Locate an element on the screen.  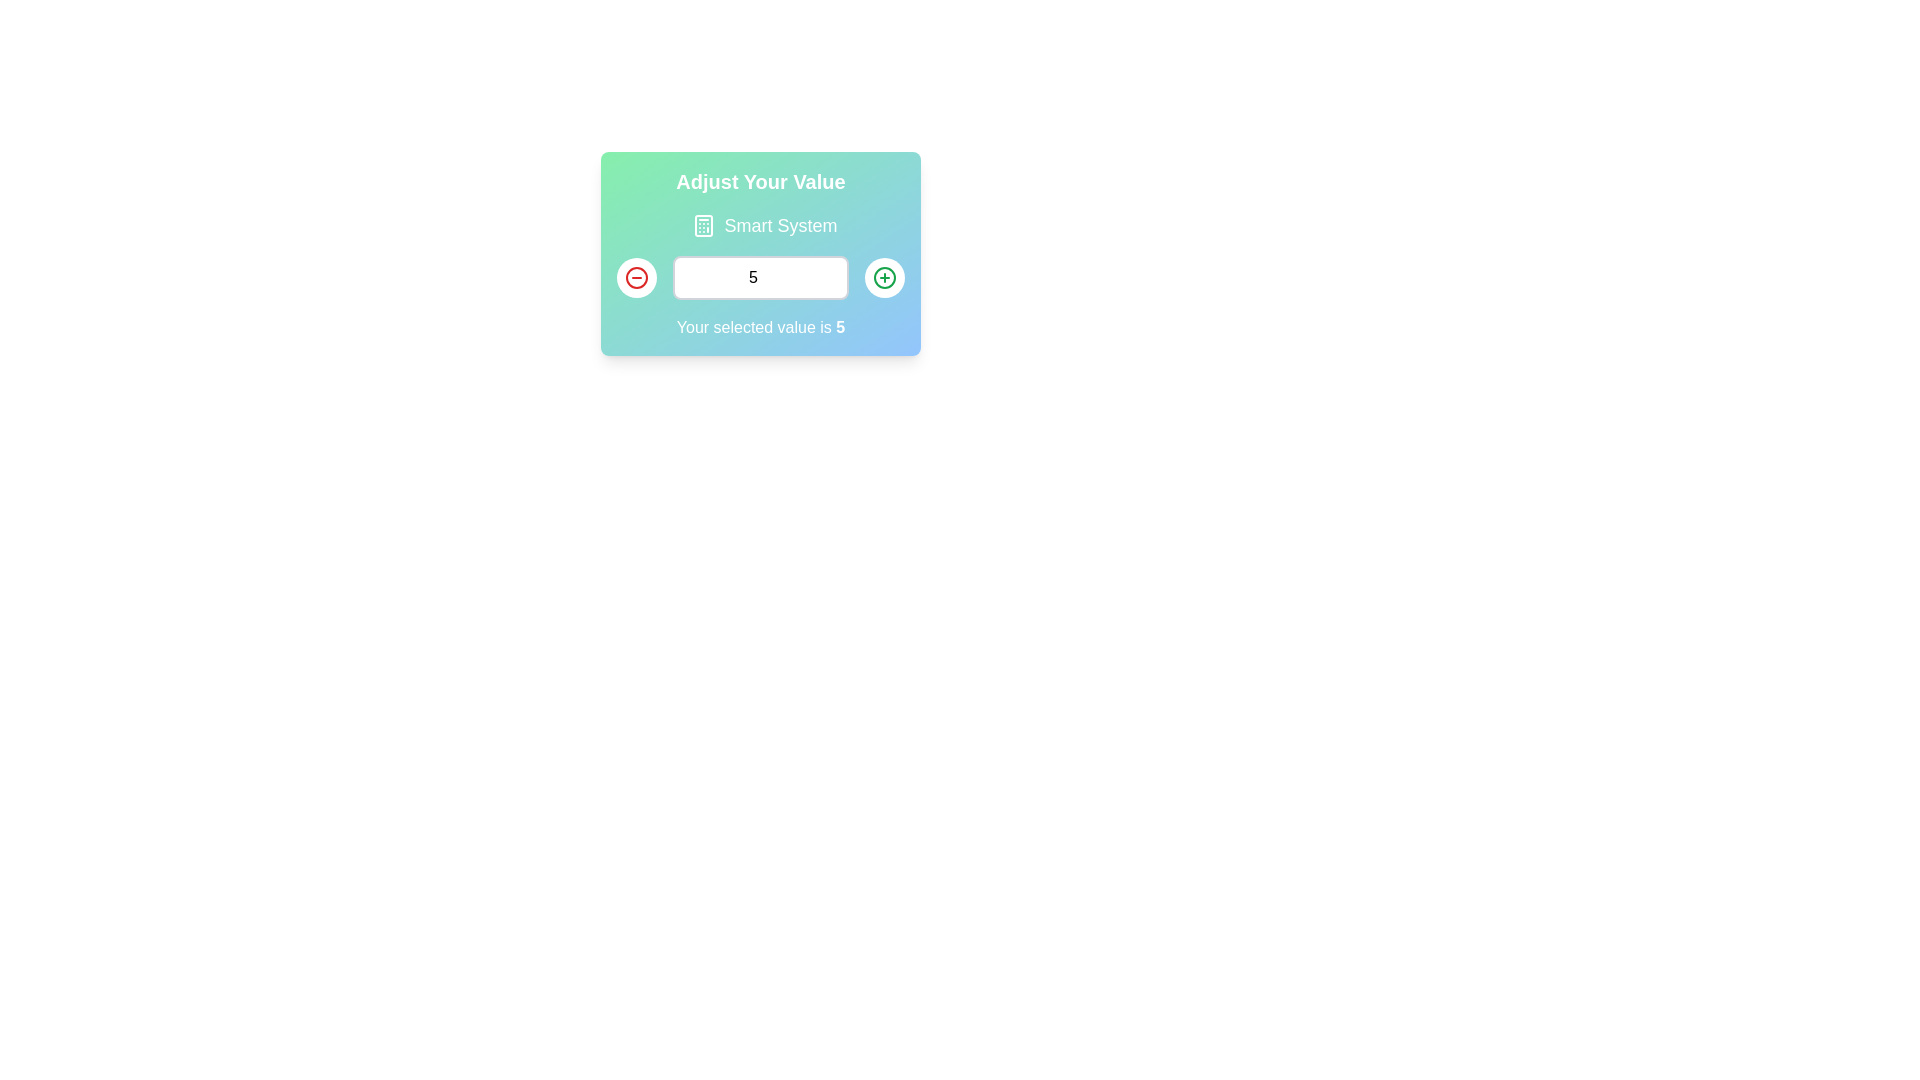
the Text Label that displays 'Your selected value is 5', which is styled with a medium-sized white font and is centrally aligned on a gradient background transitioning from green to blue is located at coordinates (760, 326).